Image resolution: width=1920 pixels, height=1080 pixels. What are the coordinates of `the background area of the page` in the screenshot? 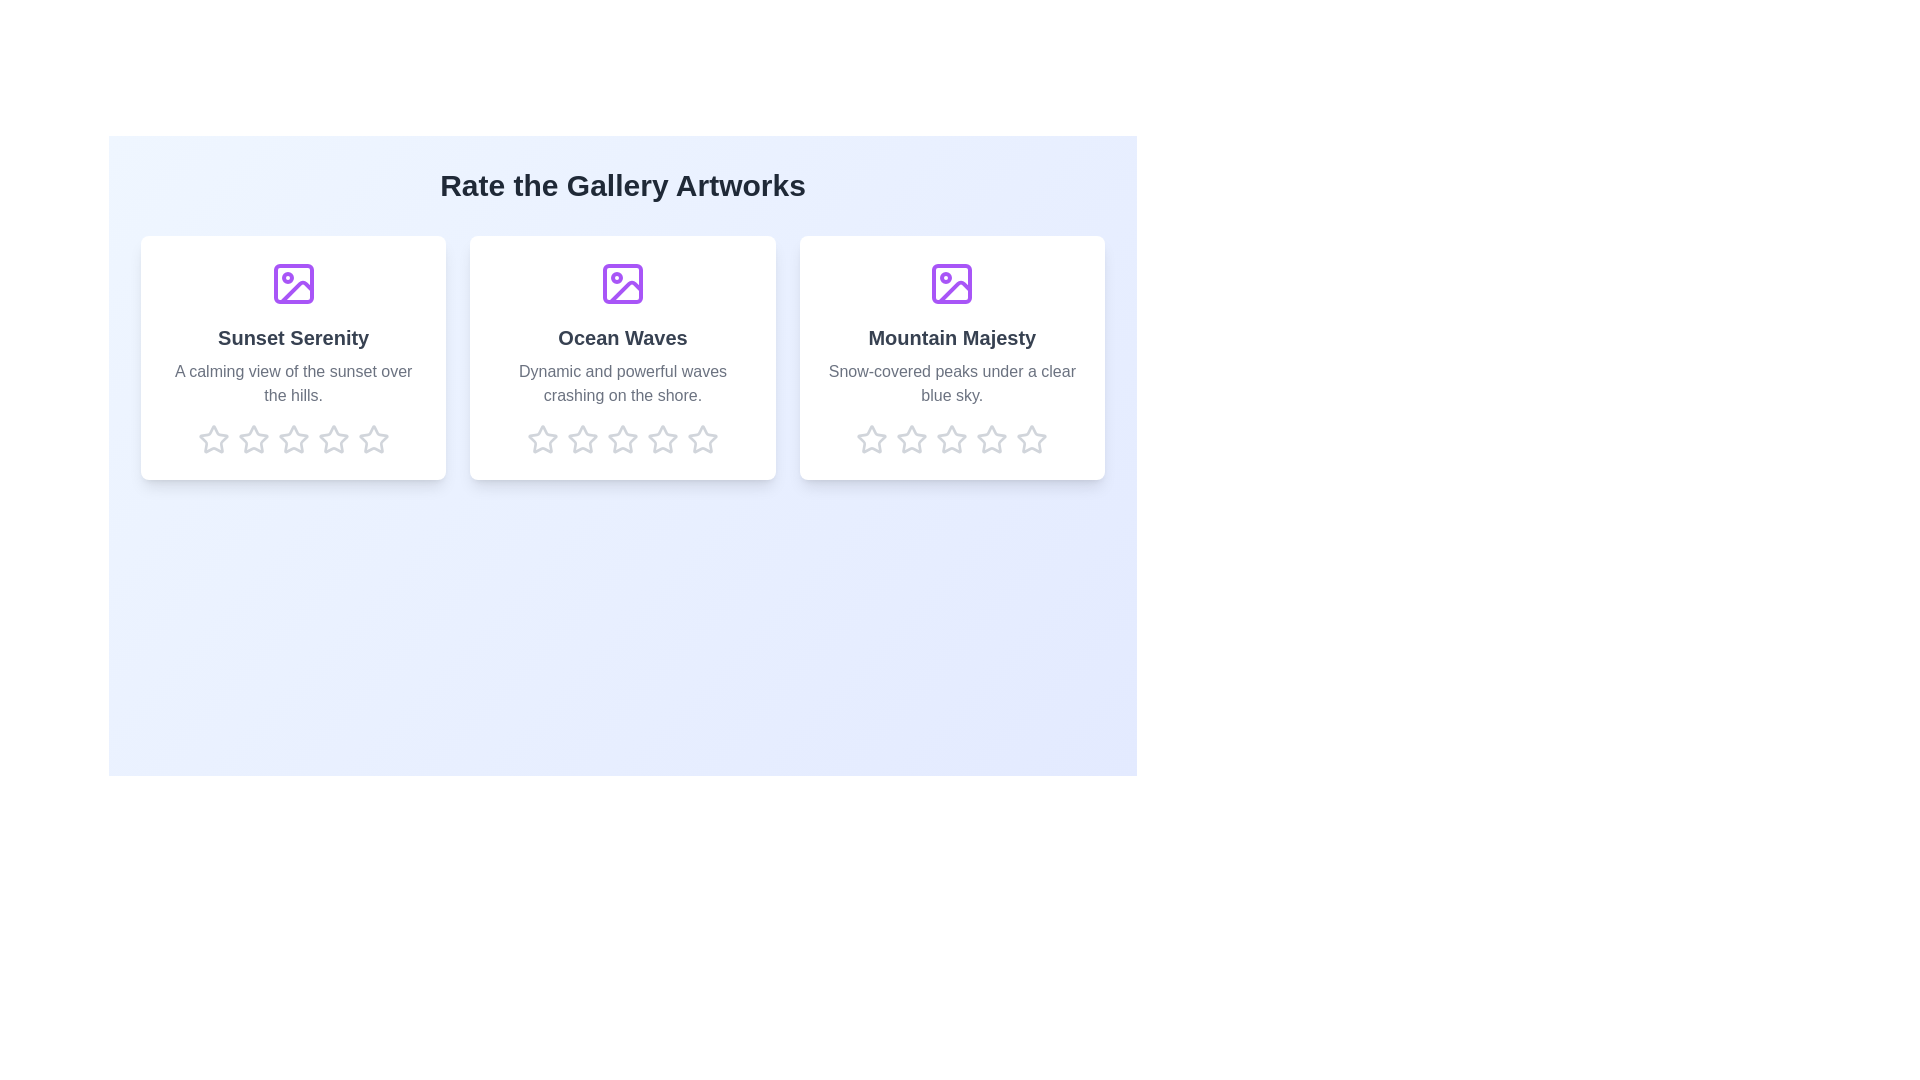 It's located at (49, 49).